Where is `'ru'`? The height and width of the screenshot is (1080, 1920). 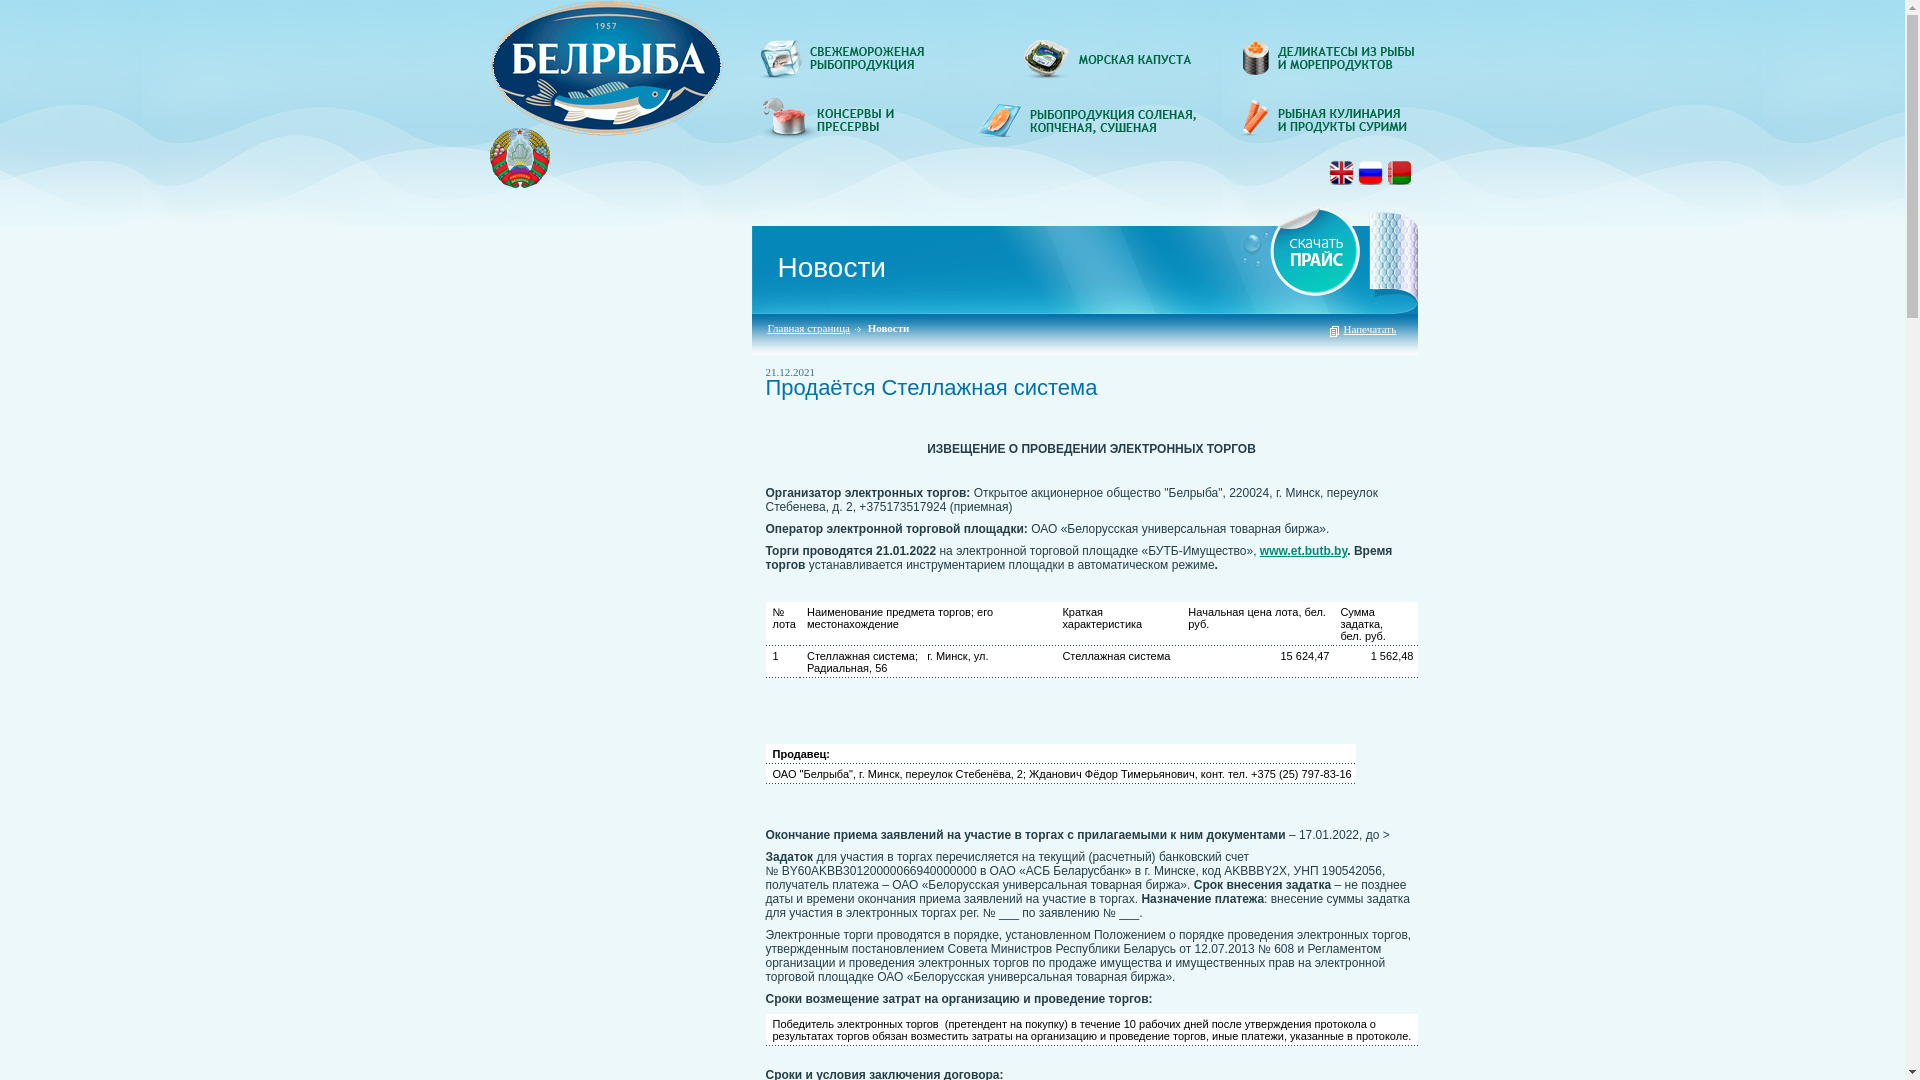
'ru' is located at coordinates (1398, 180).